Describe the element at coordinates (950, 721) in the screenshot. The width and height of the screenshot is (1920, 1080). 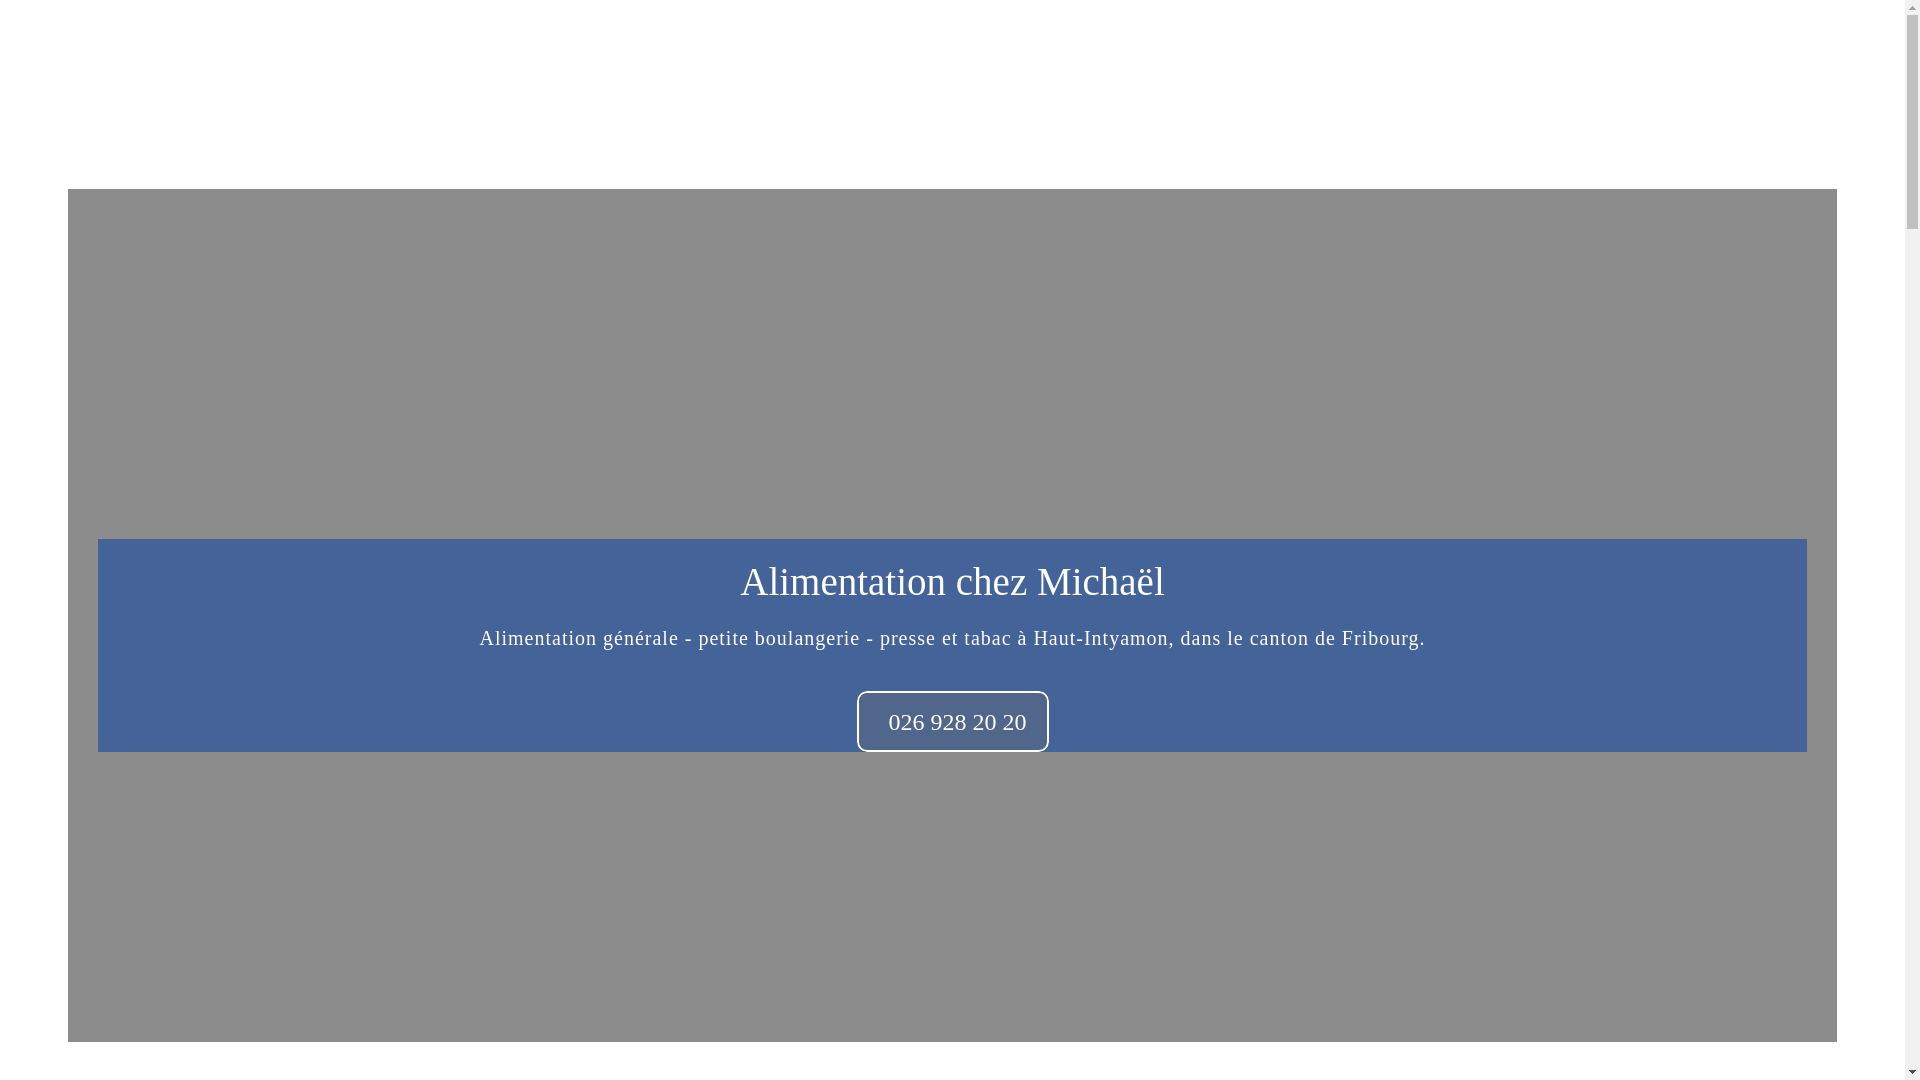
I see `'026 928 20 20'` at that location.